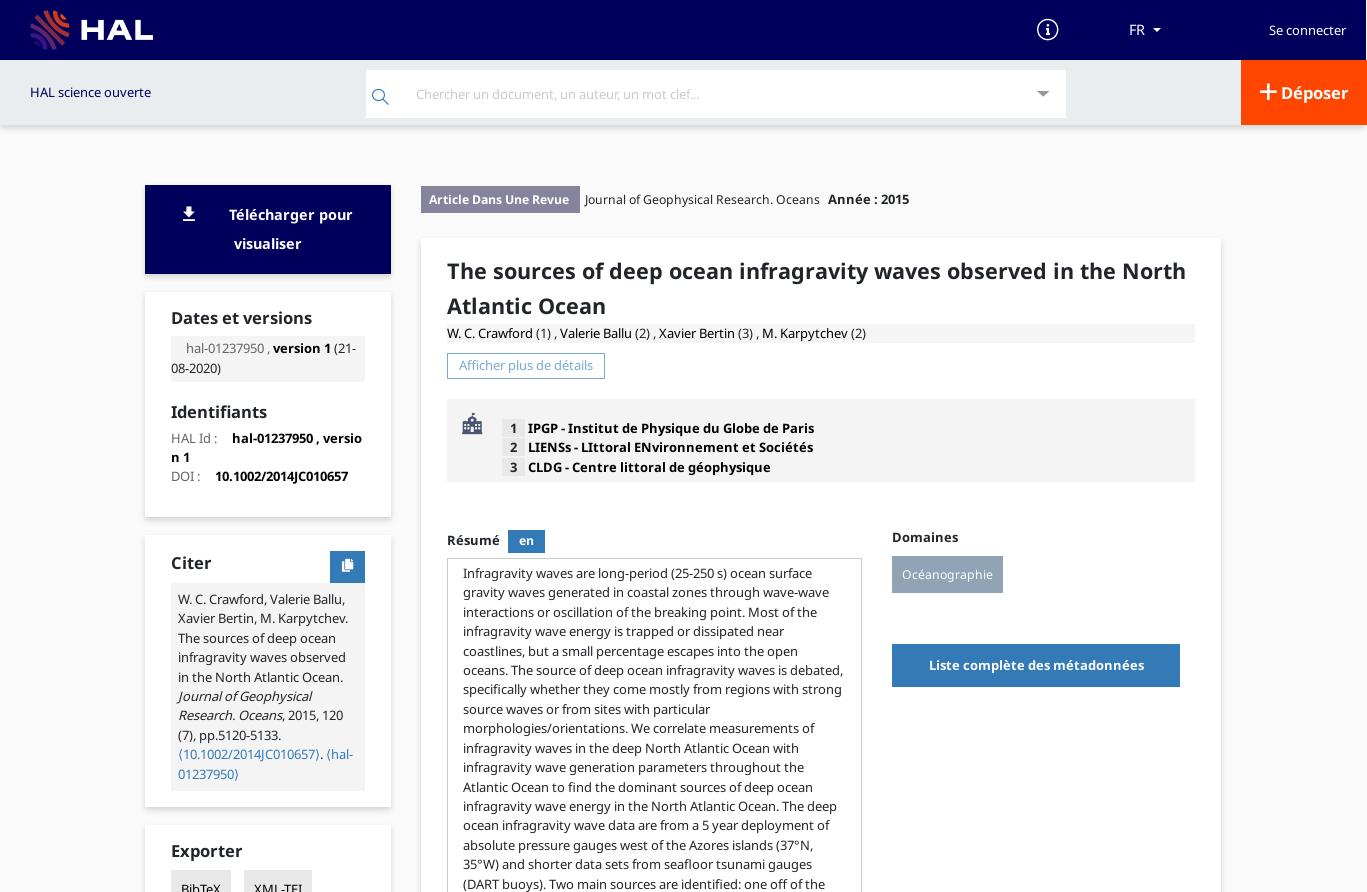 The height and width of the screenshot is (892, 1367). I want to click on 'W. C. Crawford', so click(488, 332).